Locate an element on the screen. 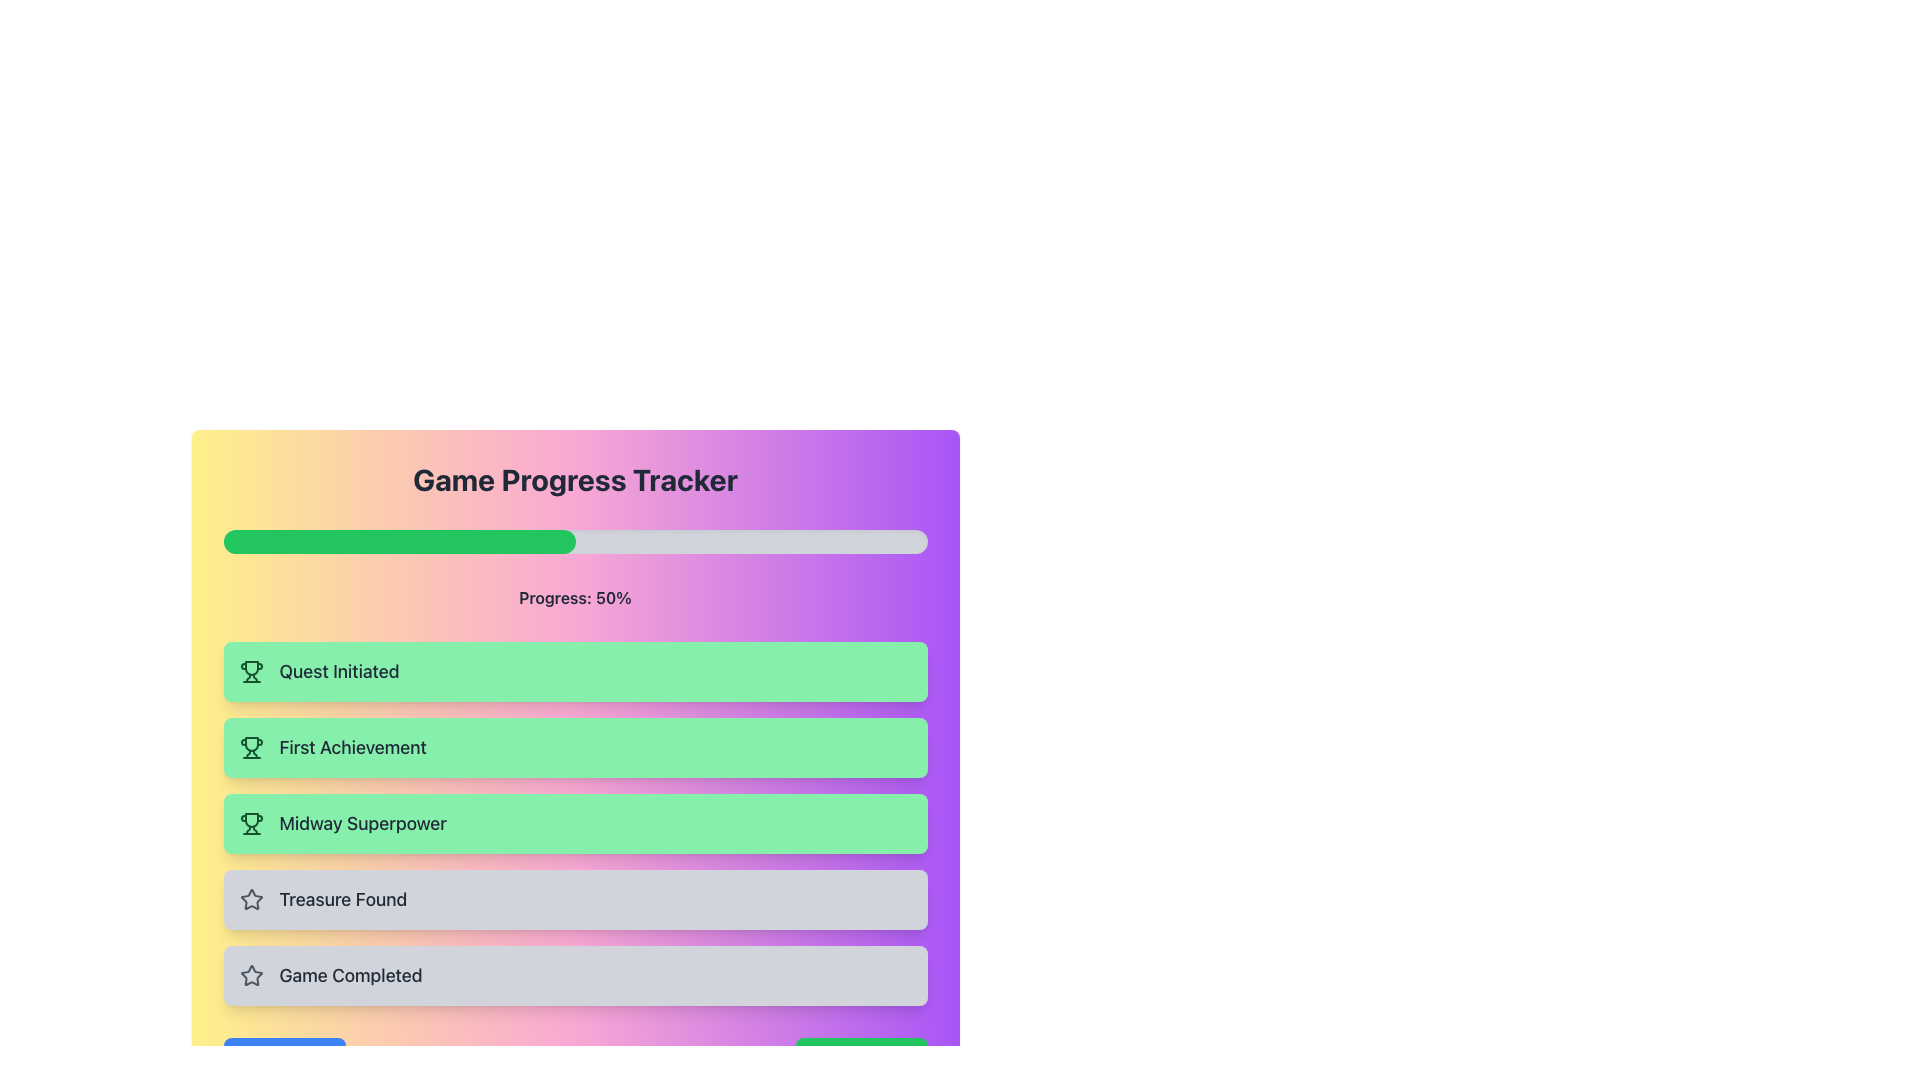 This screenshot has width=1920, height=1080. the text label that says 'Treasure Found', which is styled in a larger bold font and dark gray color, located in the progress tracker interface is located at coordinates (343, 898).